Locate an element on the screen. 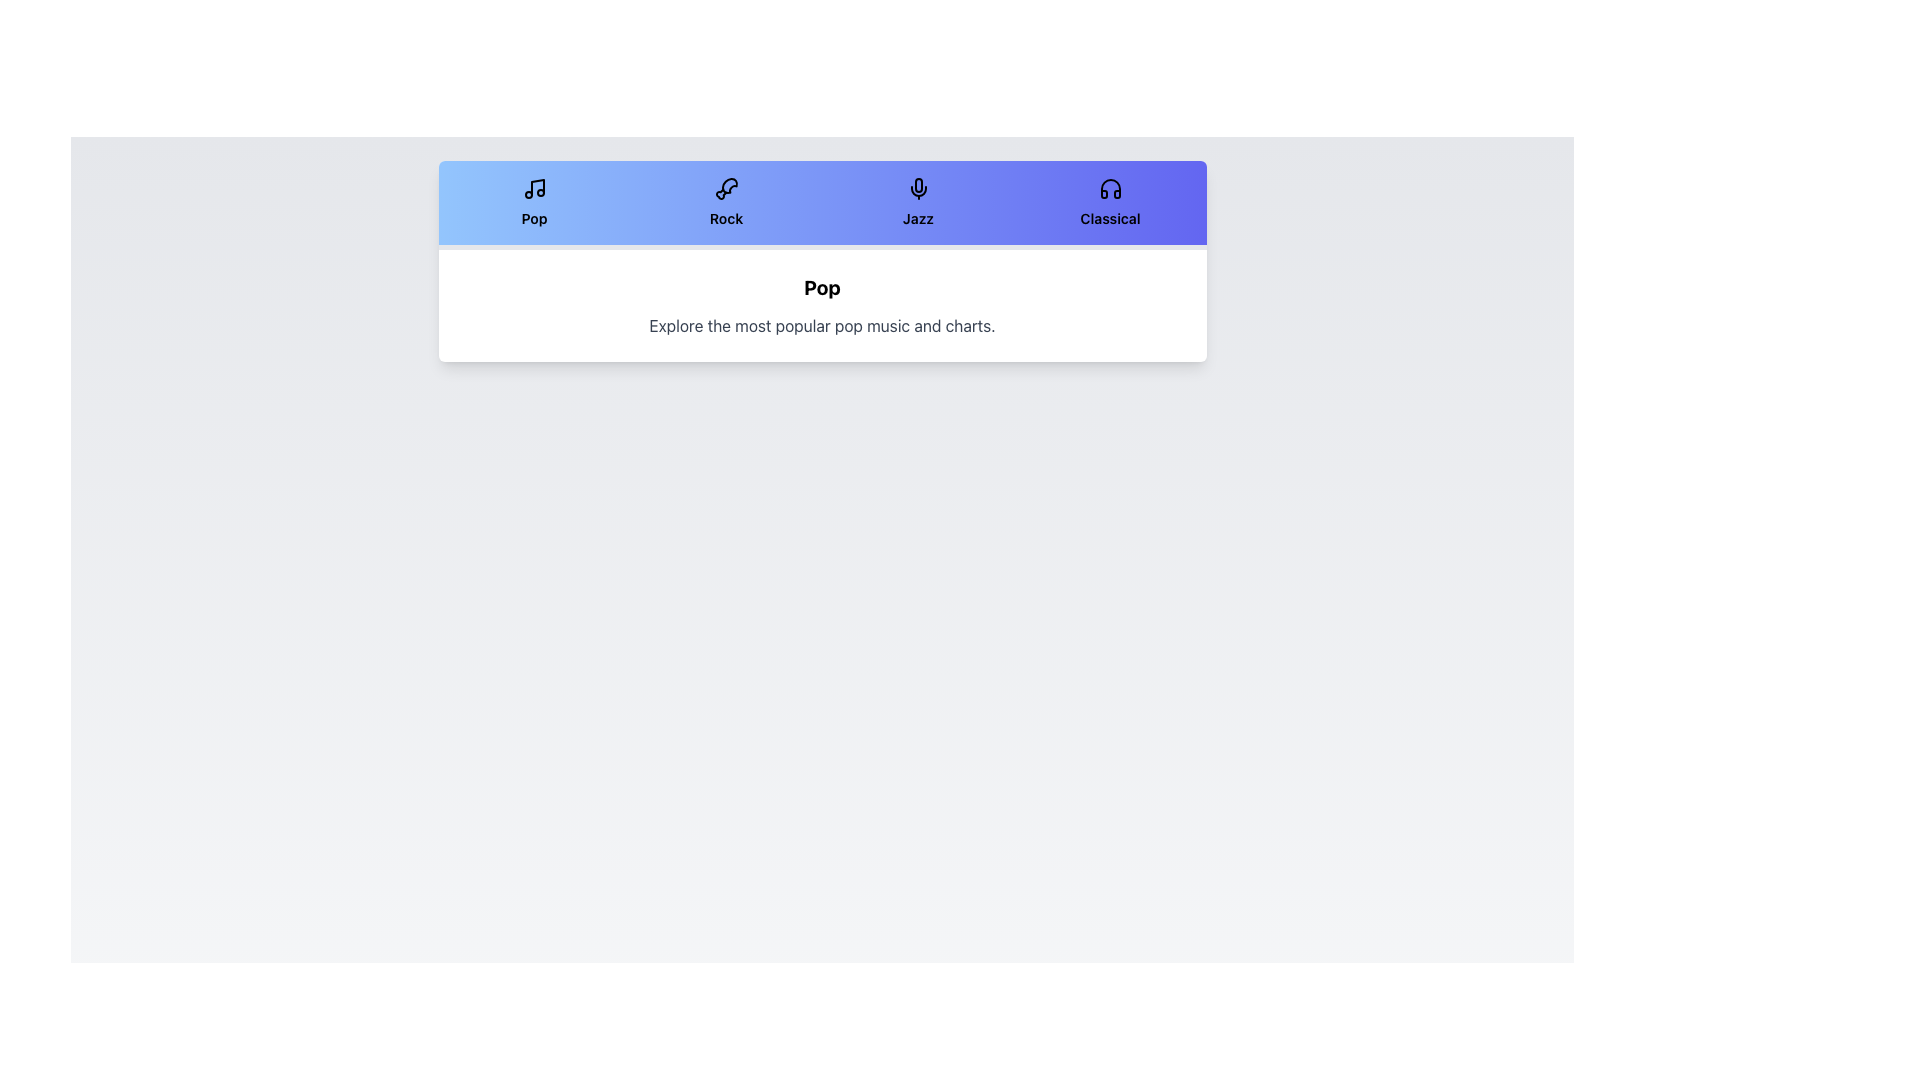 The width and height of the screenshot is (1920, 1080). 'Classical' text label, which is displayed in bold black font below the headphones icon, to see more details about its content is located at coordinates (1109, 219).